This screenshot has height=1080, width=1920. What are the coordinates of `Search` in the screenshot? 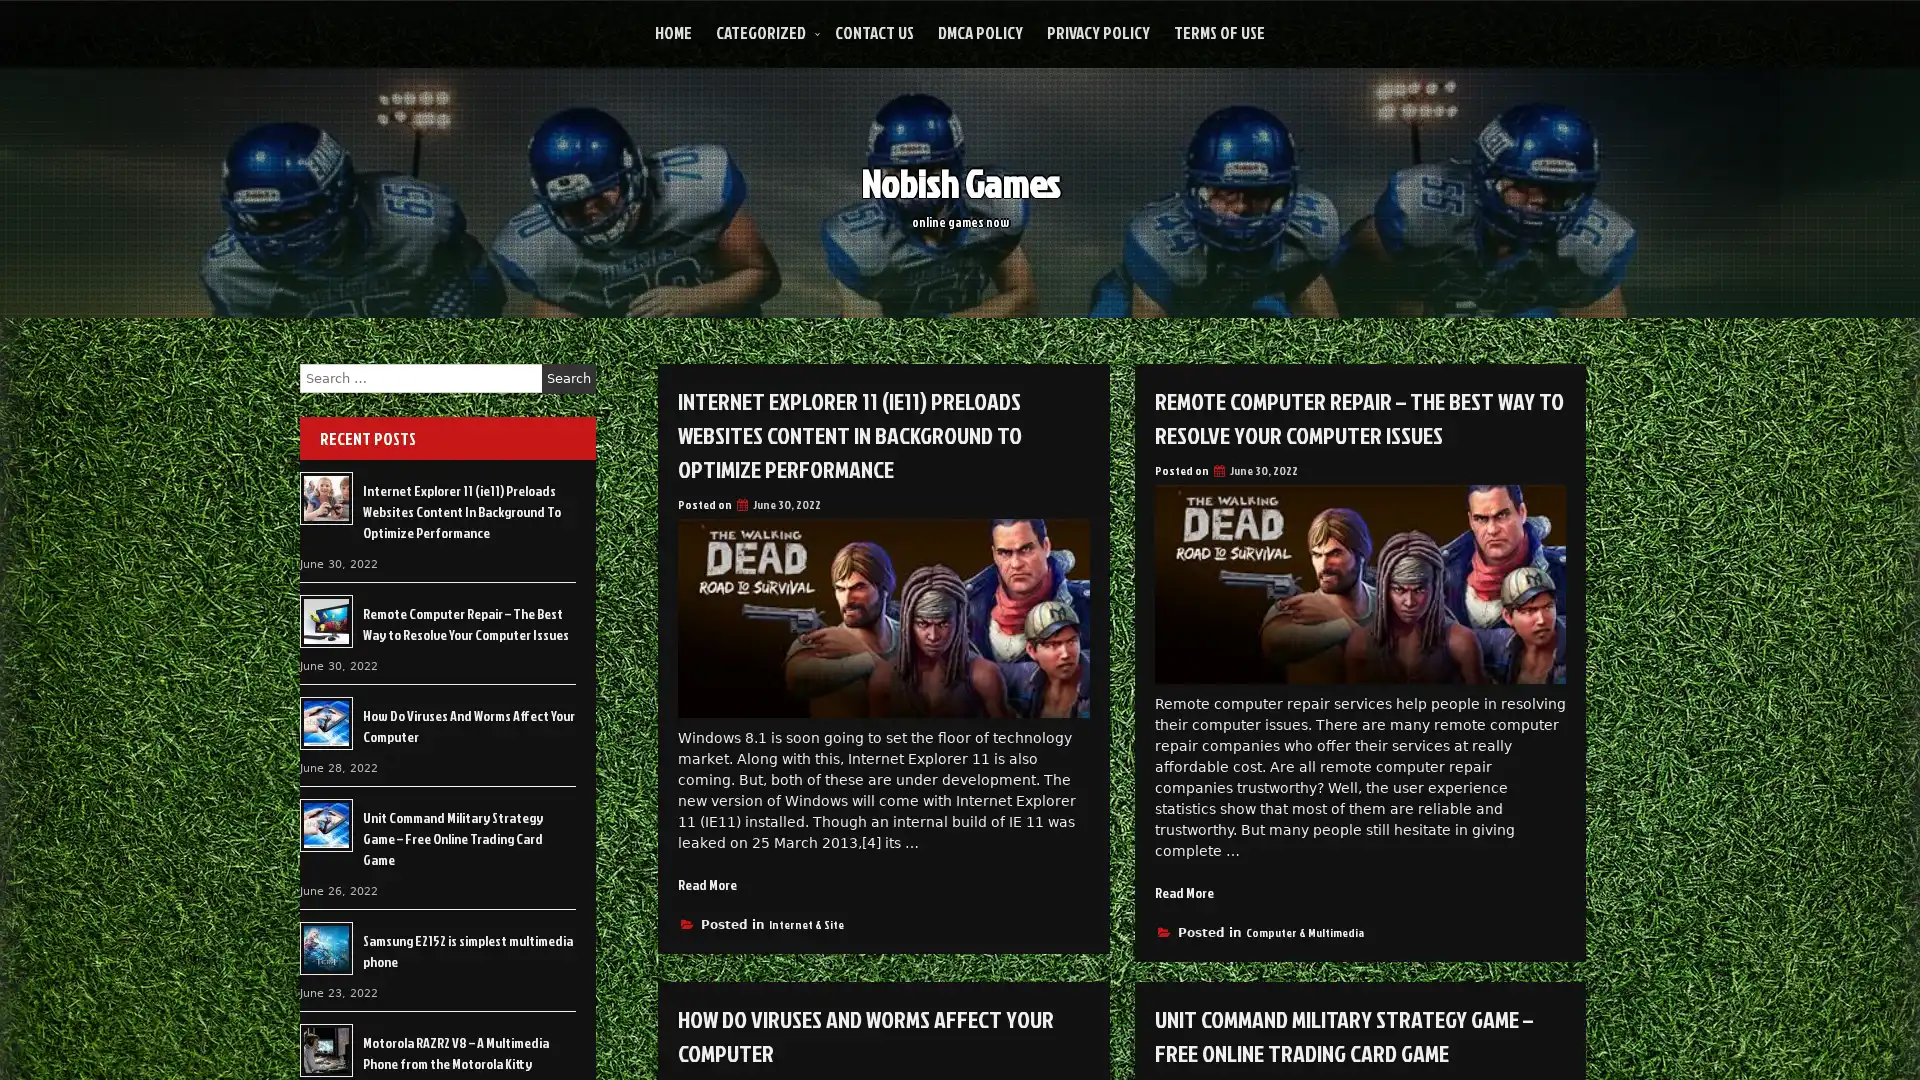 It's located at (568, 378).